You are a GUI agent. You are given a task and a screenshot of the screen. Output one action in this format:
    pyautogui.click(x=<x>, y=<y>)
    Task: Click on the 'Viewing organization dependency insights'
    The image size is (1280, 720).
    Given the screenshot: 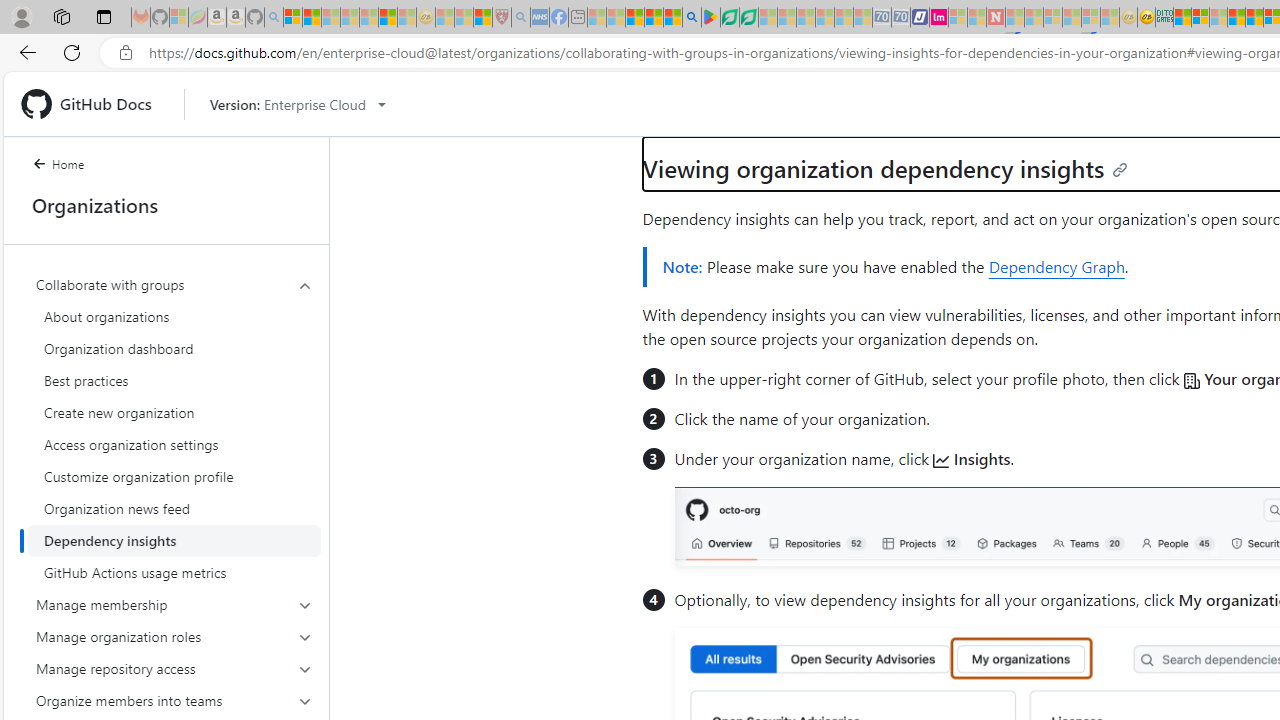 What is the action you would take?
    pyautogui.click(x=884, y=167)
    